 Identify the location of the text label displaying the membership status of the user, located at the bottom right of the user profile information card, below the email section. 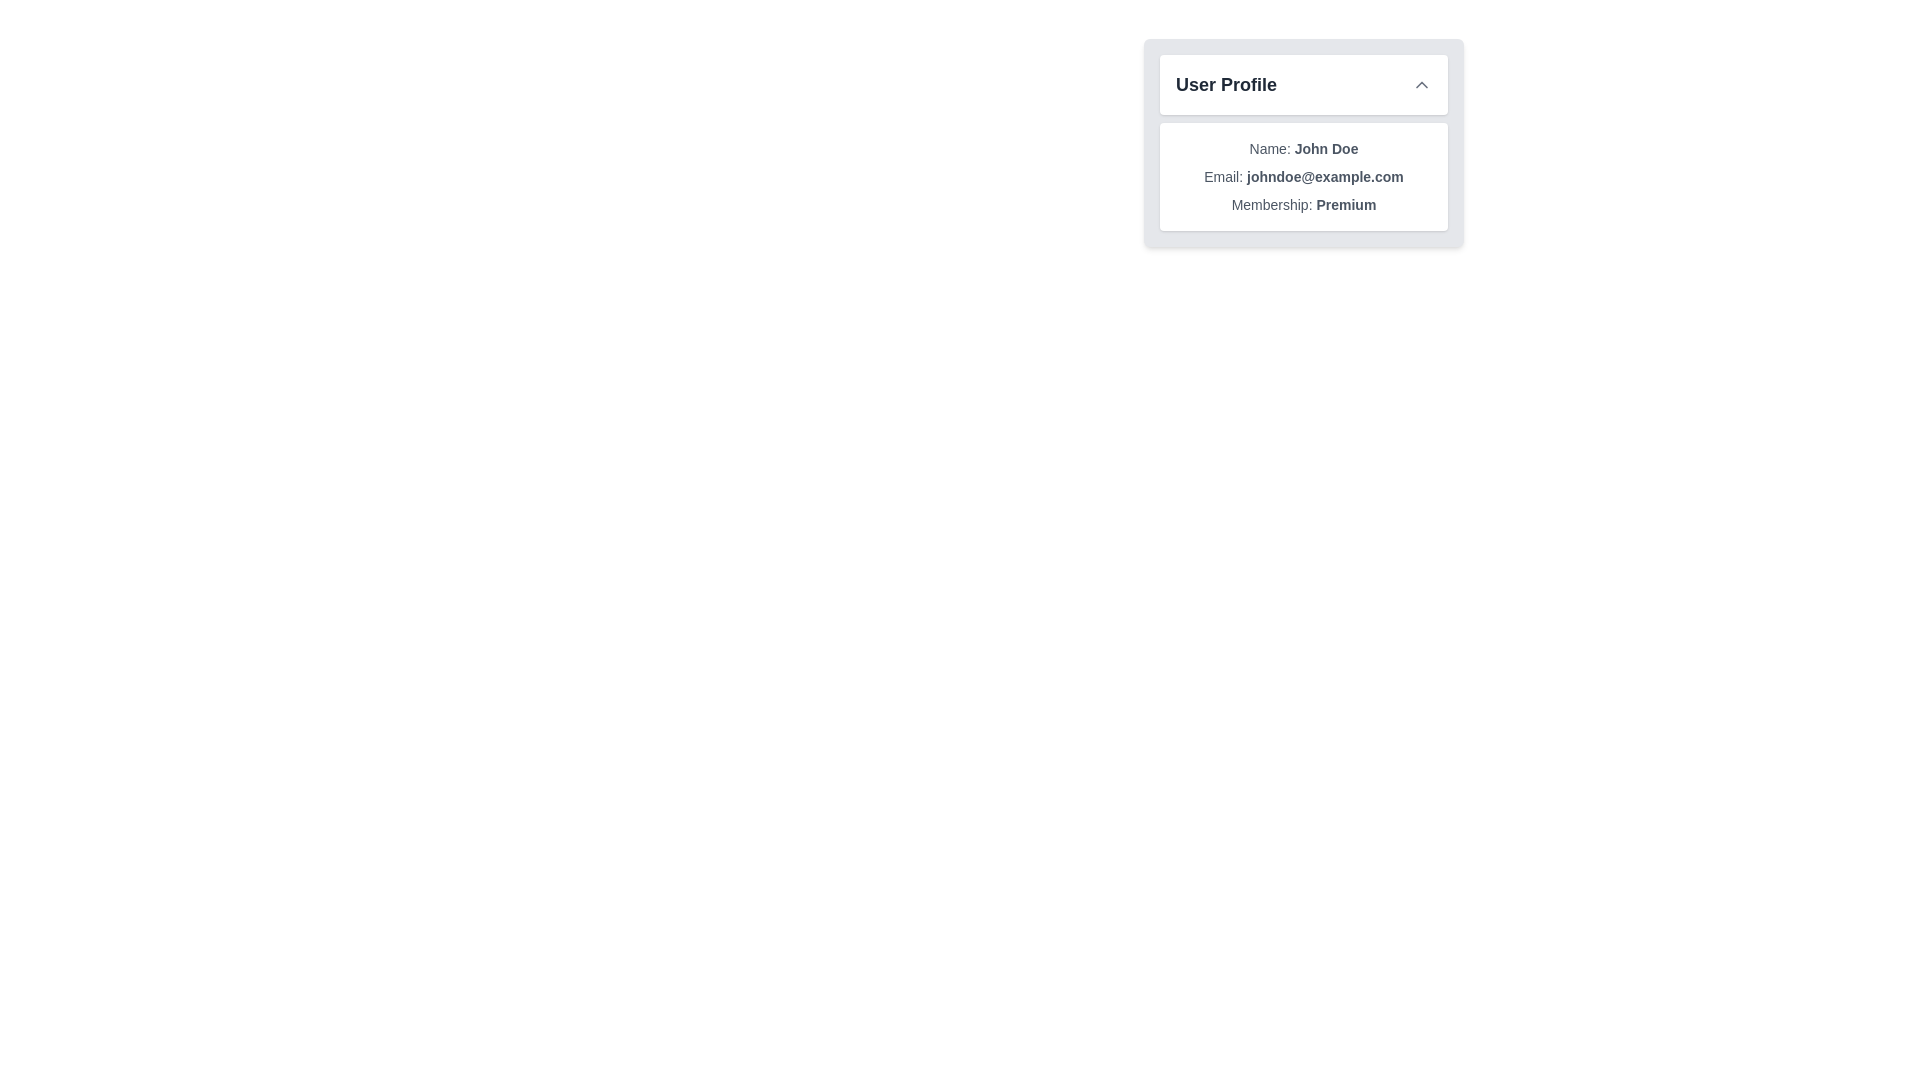
(1304, 204).